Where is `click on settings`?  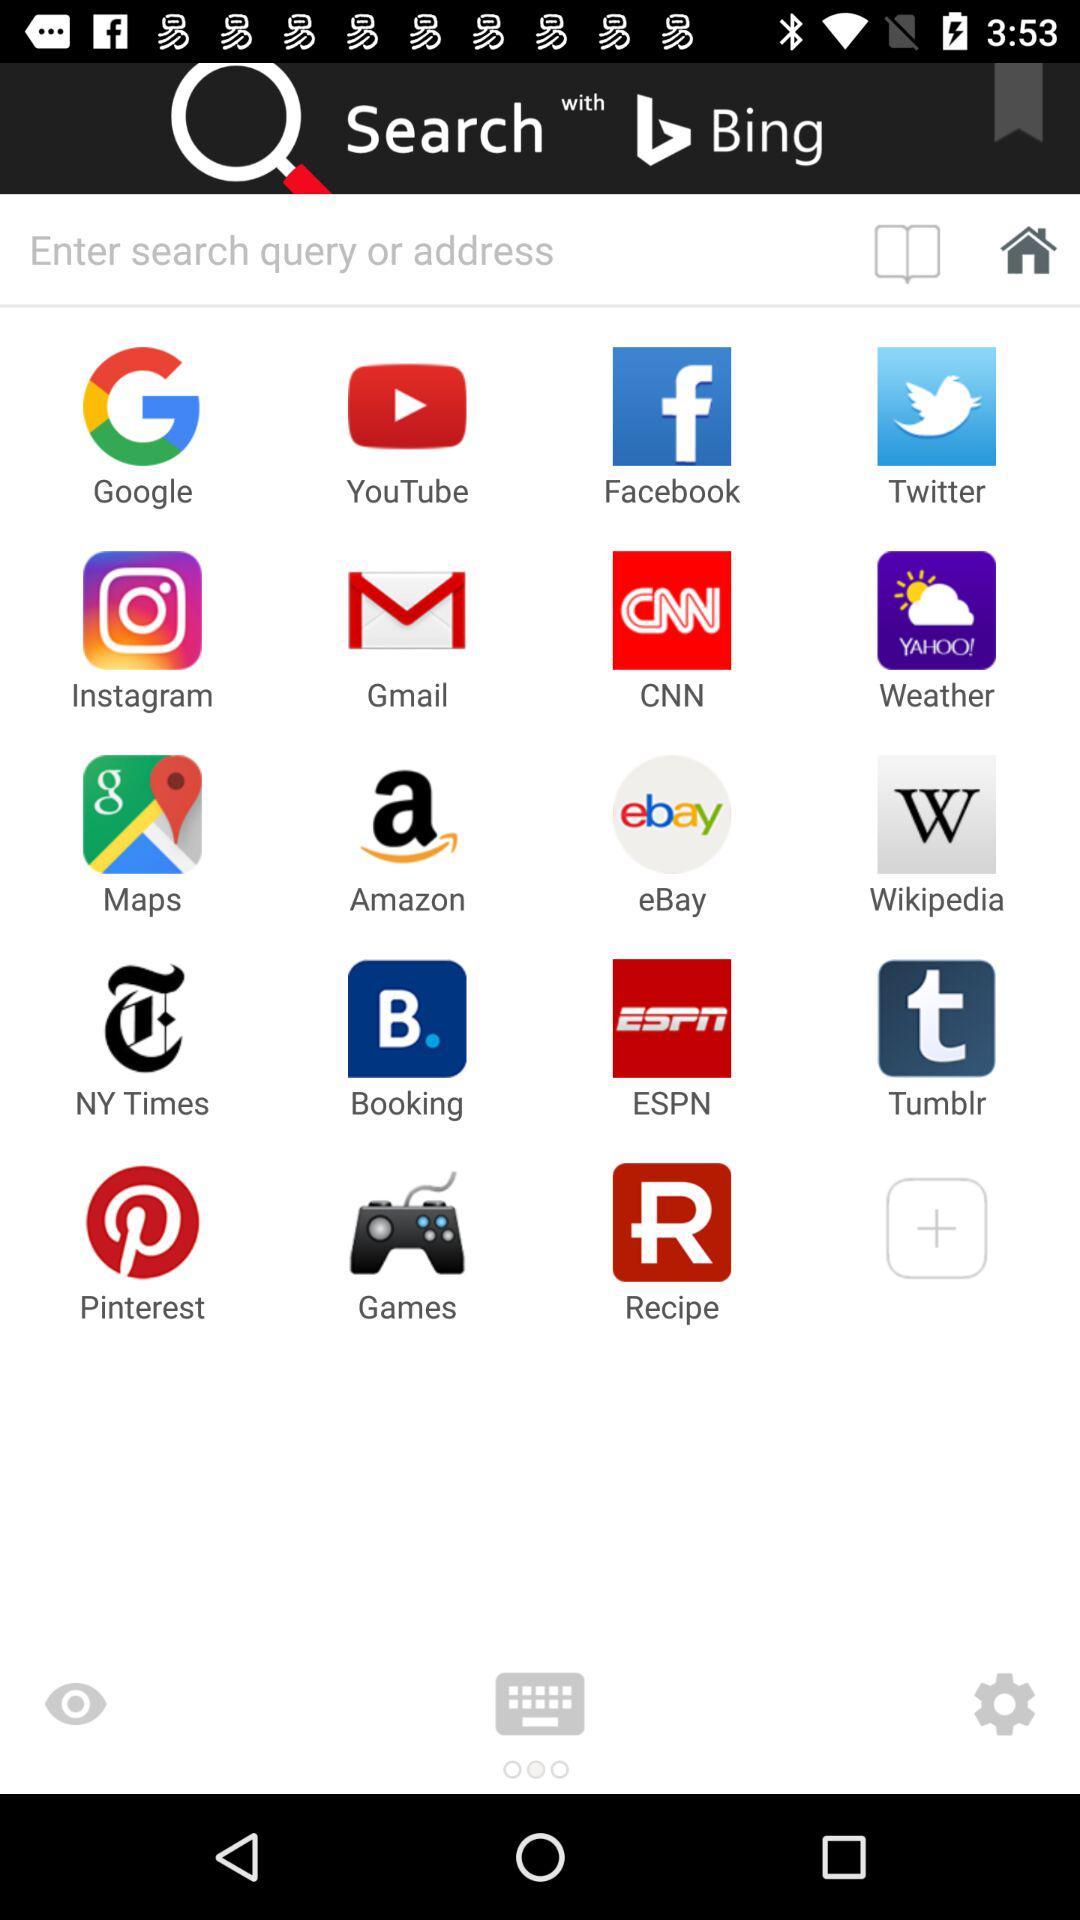
click on settings is located at coordinates (885, 1703).